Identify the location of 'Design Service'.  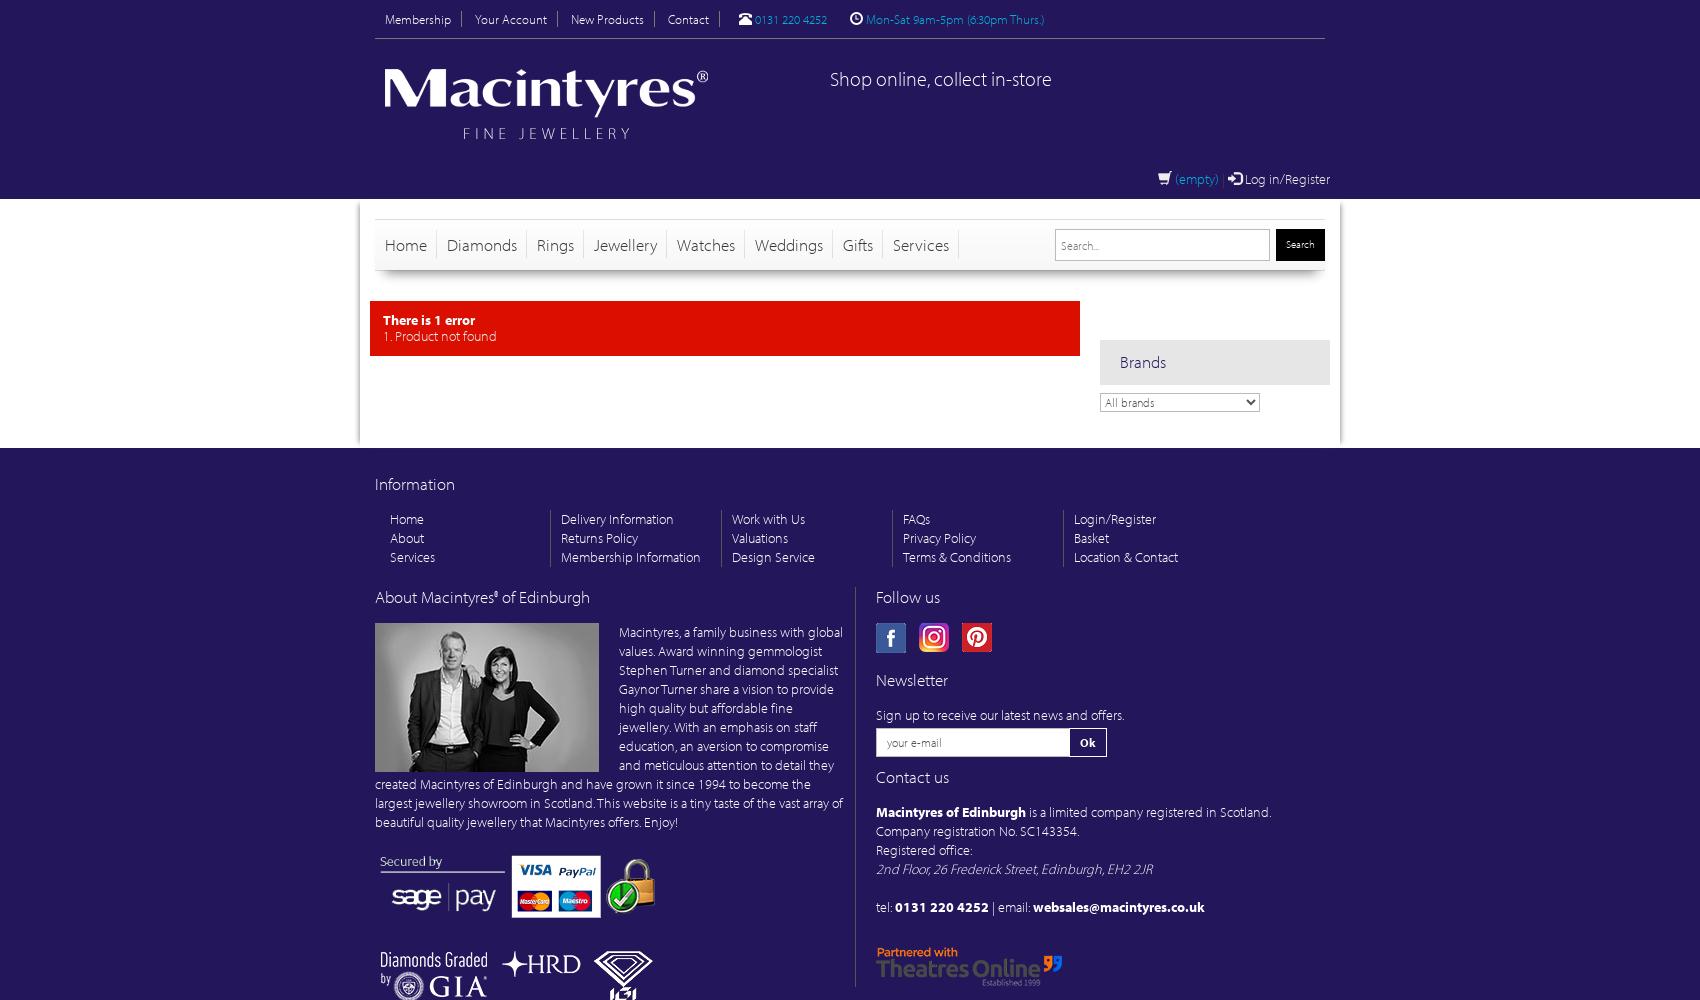
(772, 557).